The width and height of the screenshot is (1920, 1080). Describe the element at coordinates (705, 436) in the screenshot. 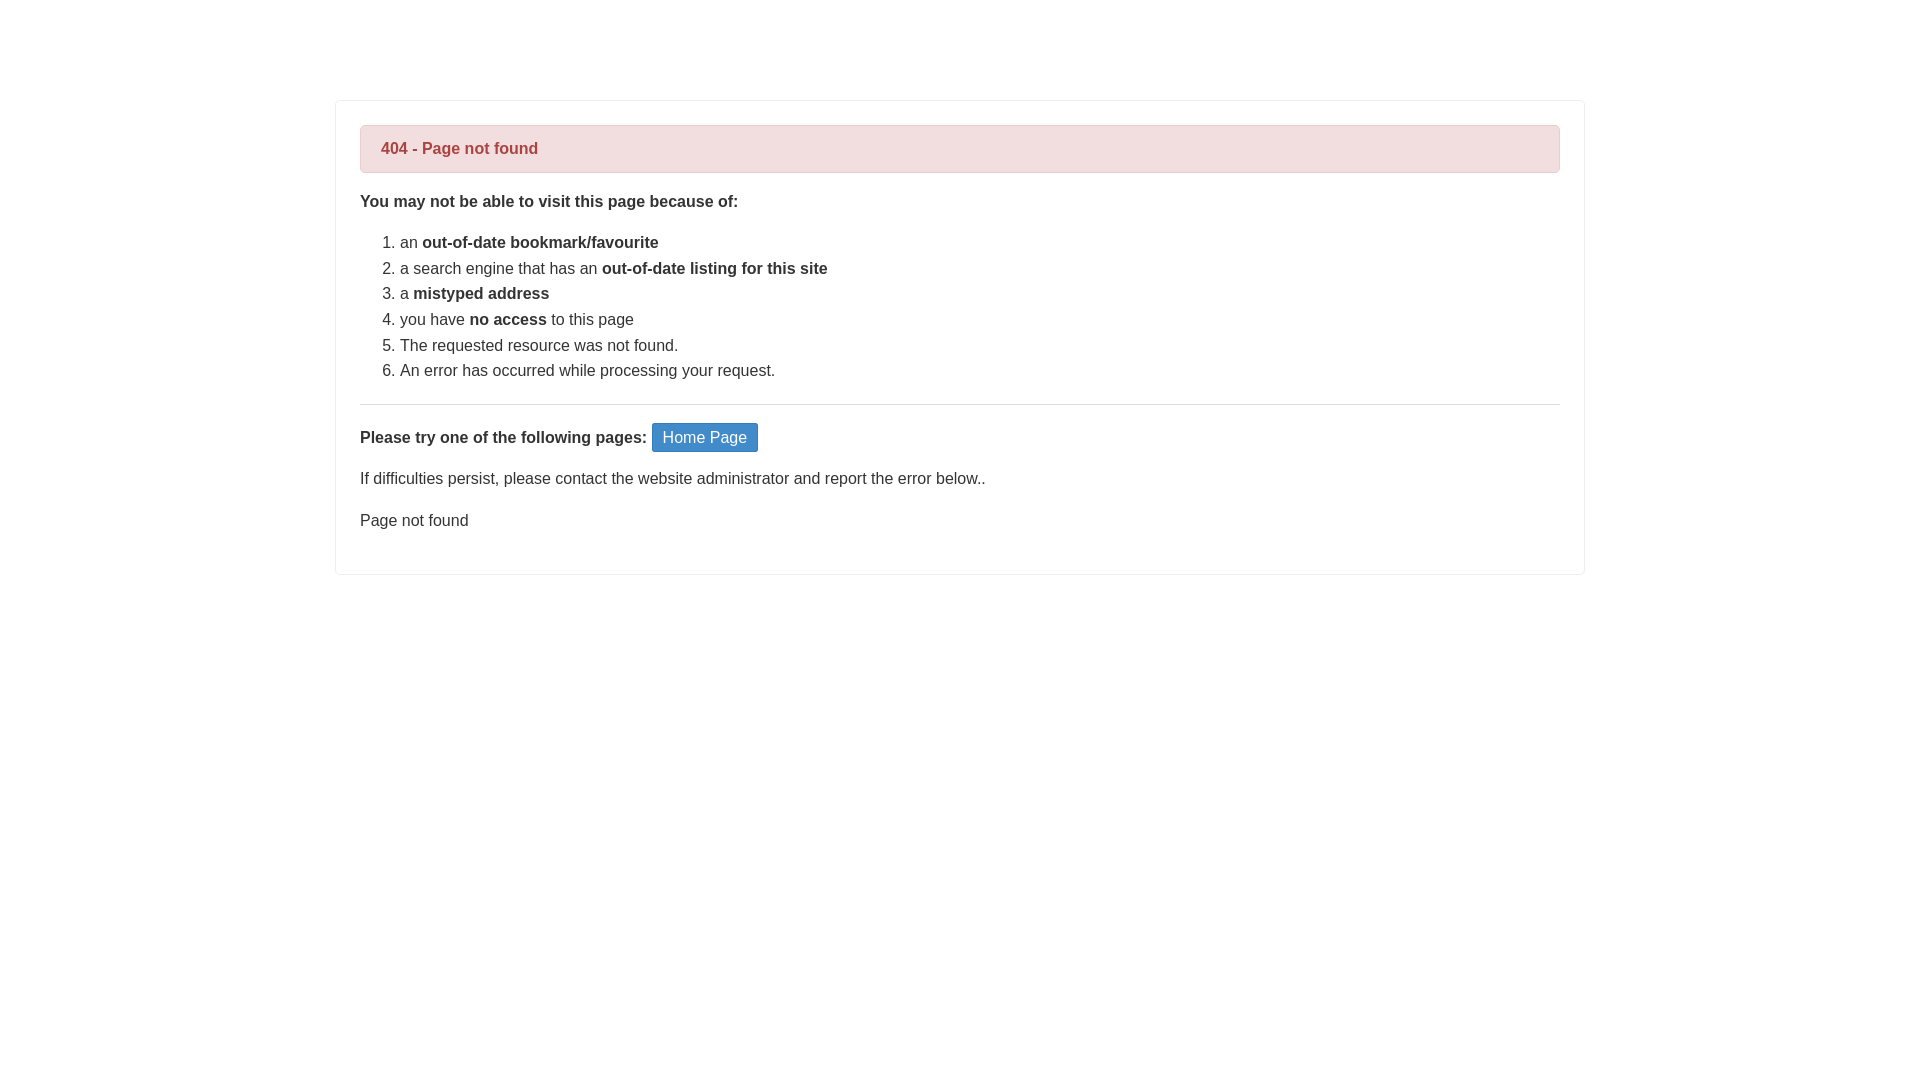

I see `'Home Page'` at that location.